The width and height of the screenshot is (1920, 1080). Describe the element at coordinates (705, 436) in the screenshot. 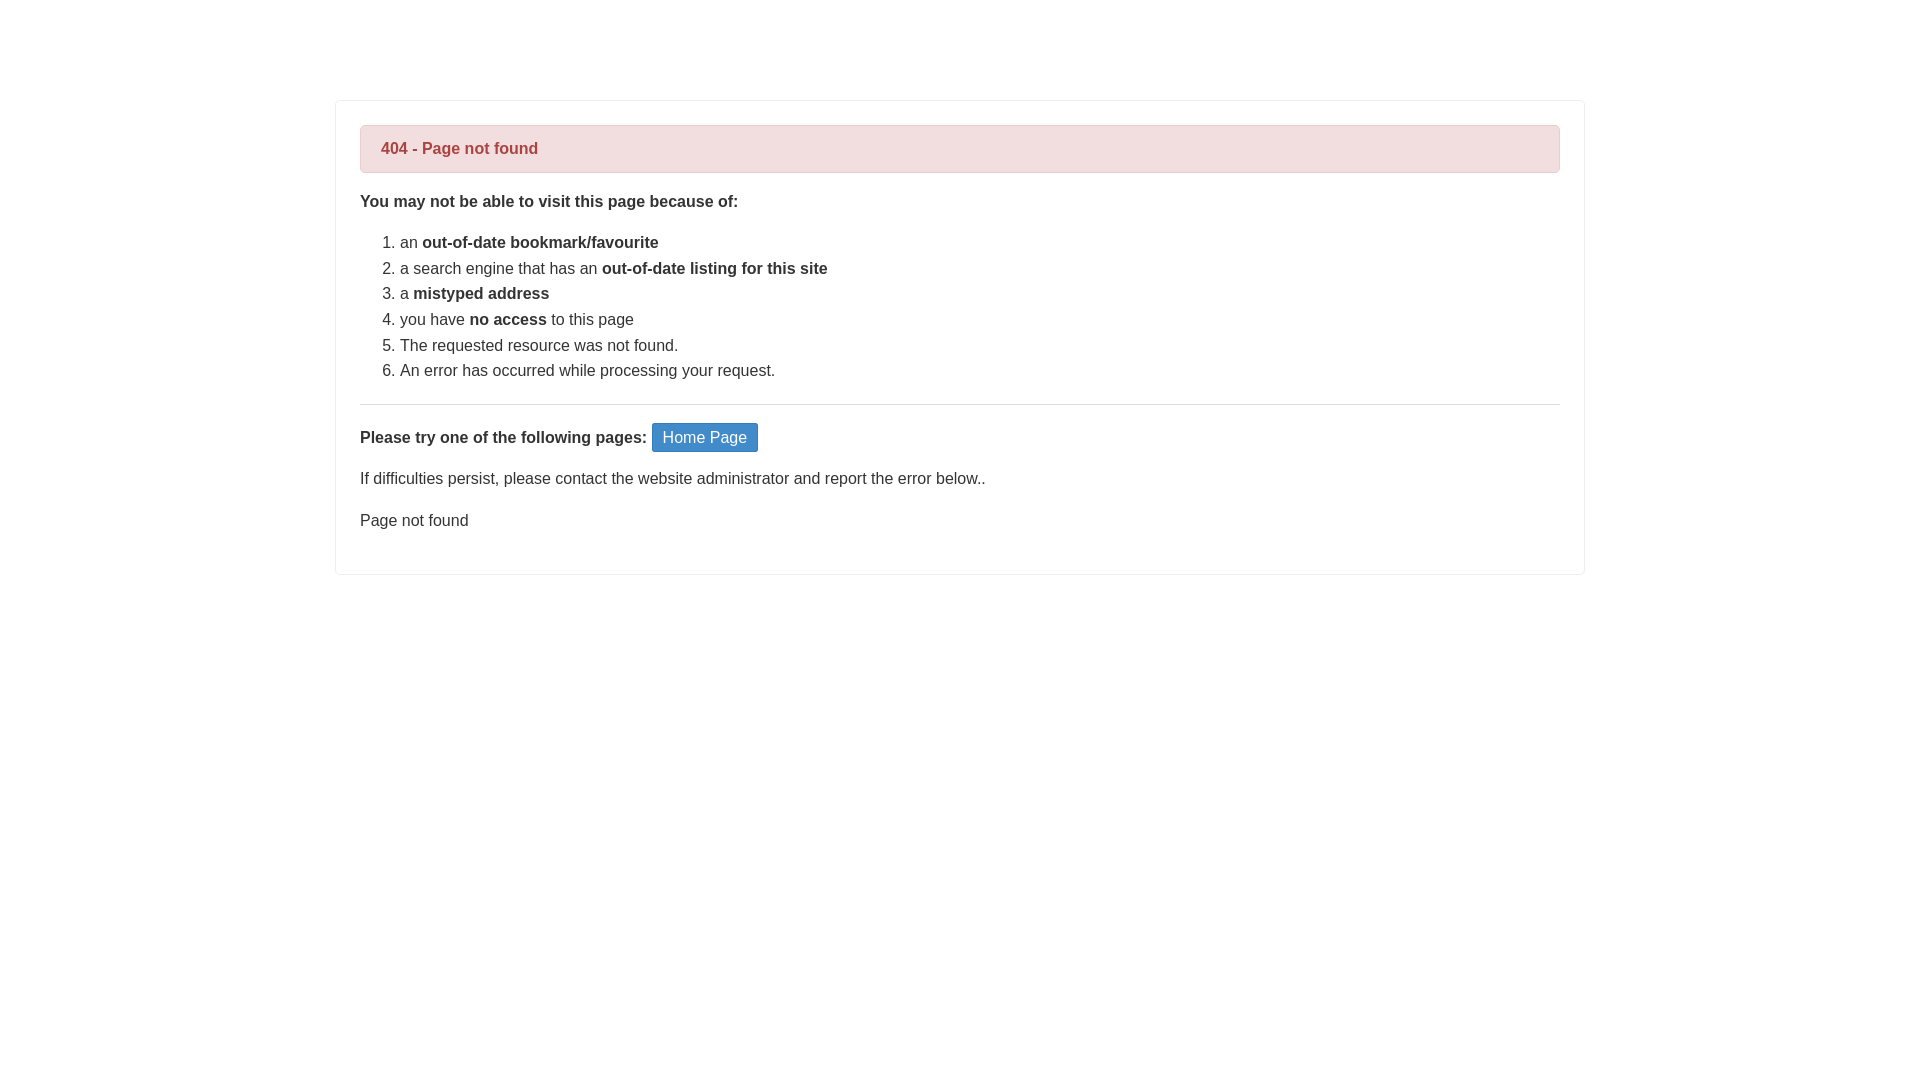

I see `'Home Page'` at that location.